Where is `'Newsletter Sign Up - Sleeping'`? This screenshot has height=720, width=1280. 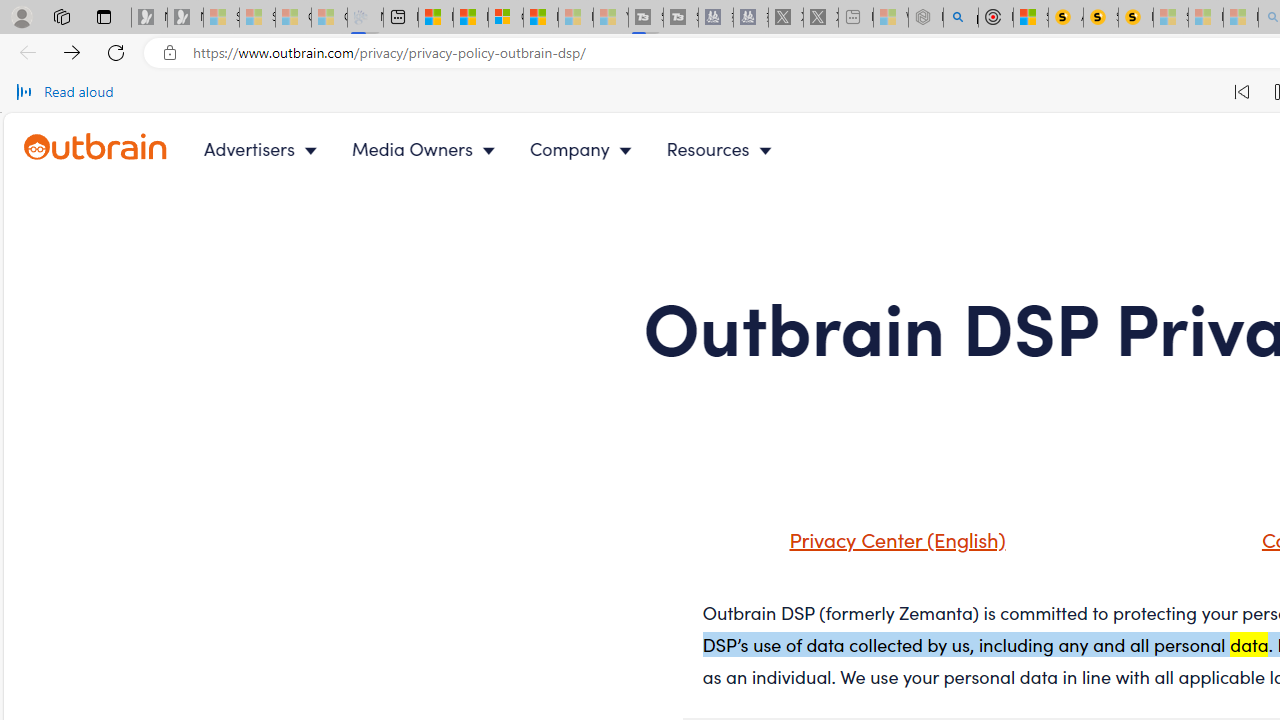
'Newsletter Sign Up - Sleeping' is located at coordinates (185, 17).